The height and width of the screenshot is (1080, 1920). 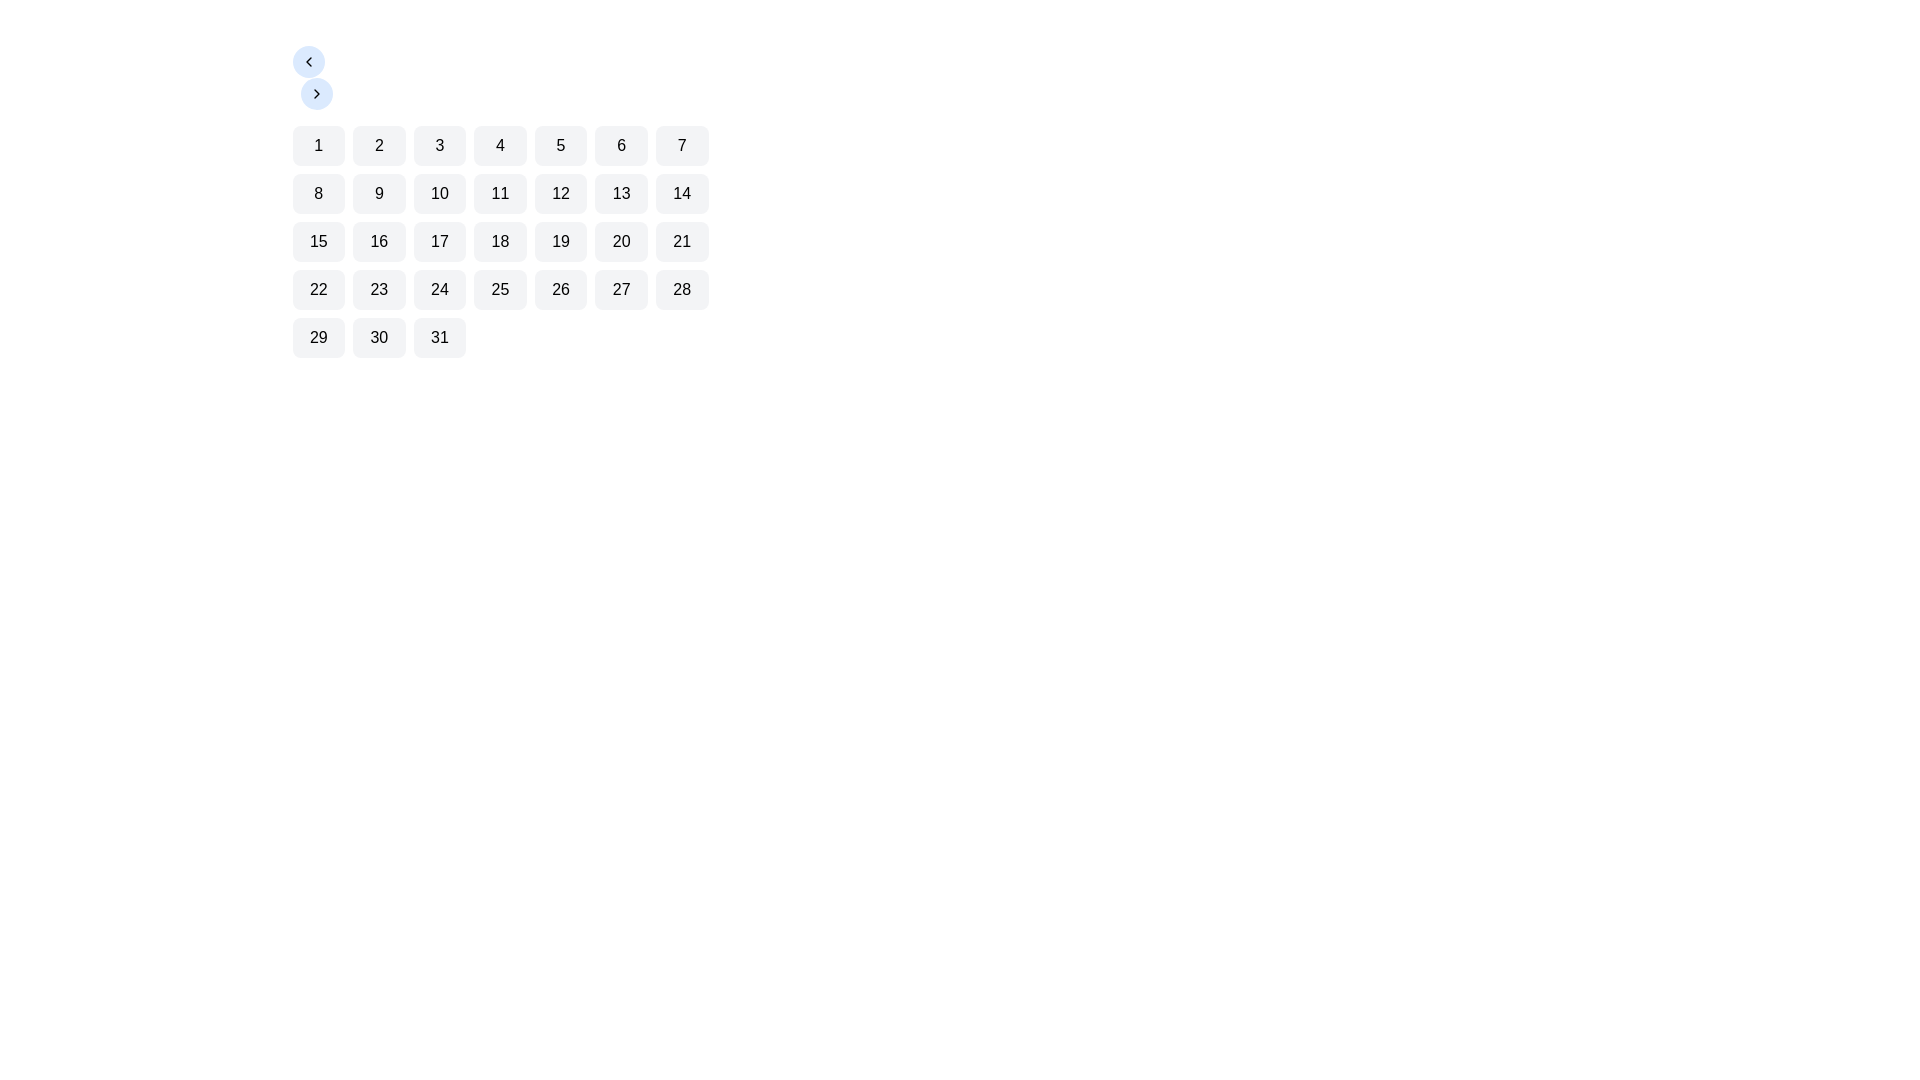 I want to click on the rounded rectangular button labeled '7' with a gray background, so click(x=682, y=145).